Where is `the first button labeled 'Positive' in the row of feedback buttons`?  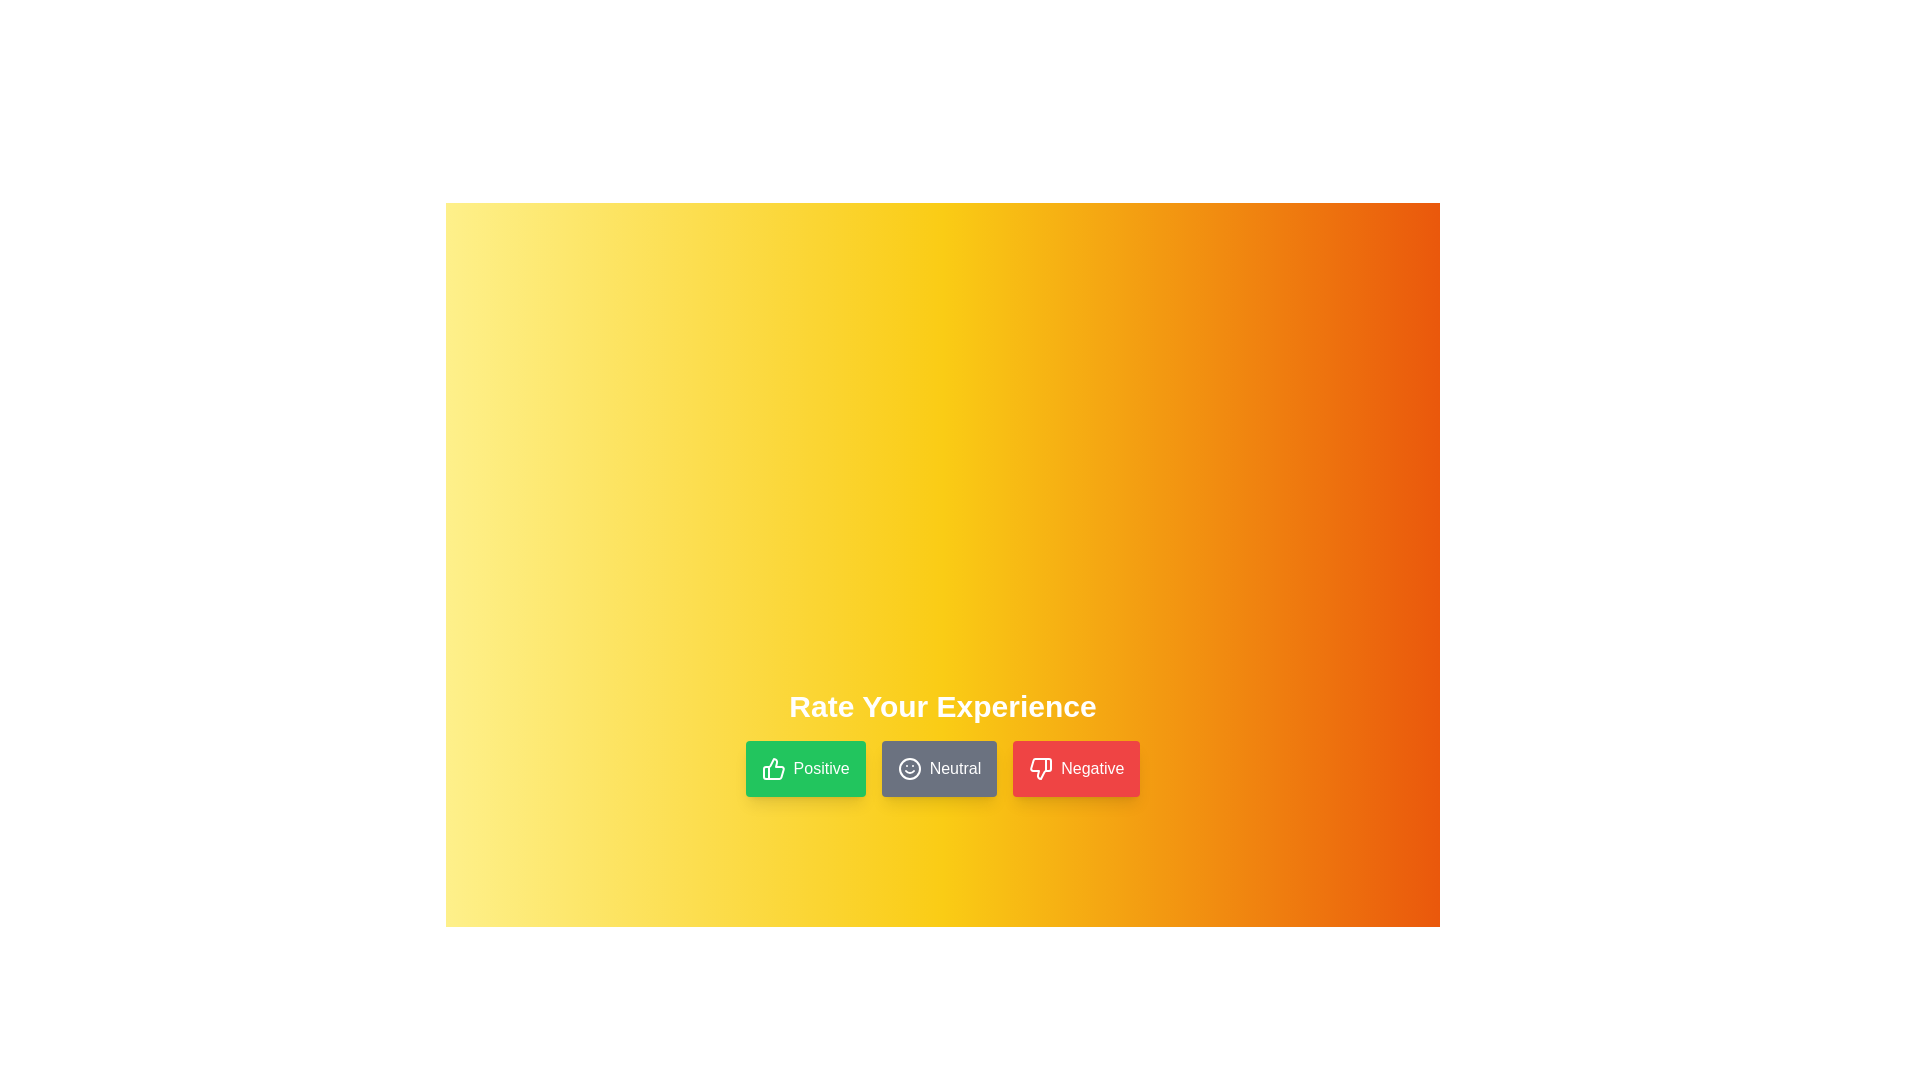 the first button labeled 'Positive' in the row of feedback buttons is located at coordinates (805, 767).